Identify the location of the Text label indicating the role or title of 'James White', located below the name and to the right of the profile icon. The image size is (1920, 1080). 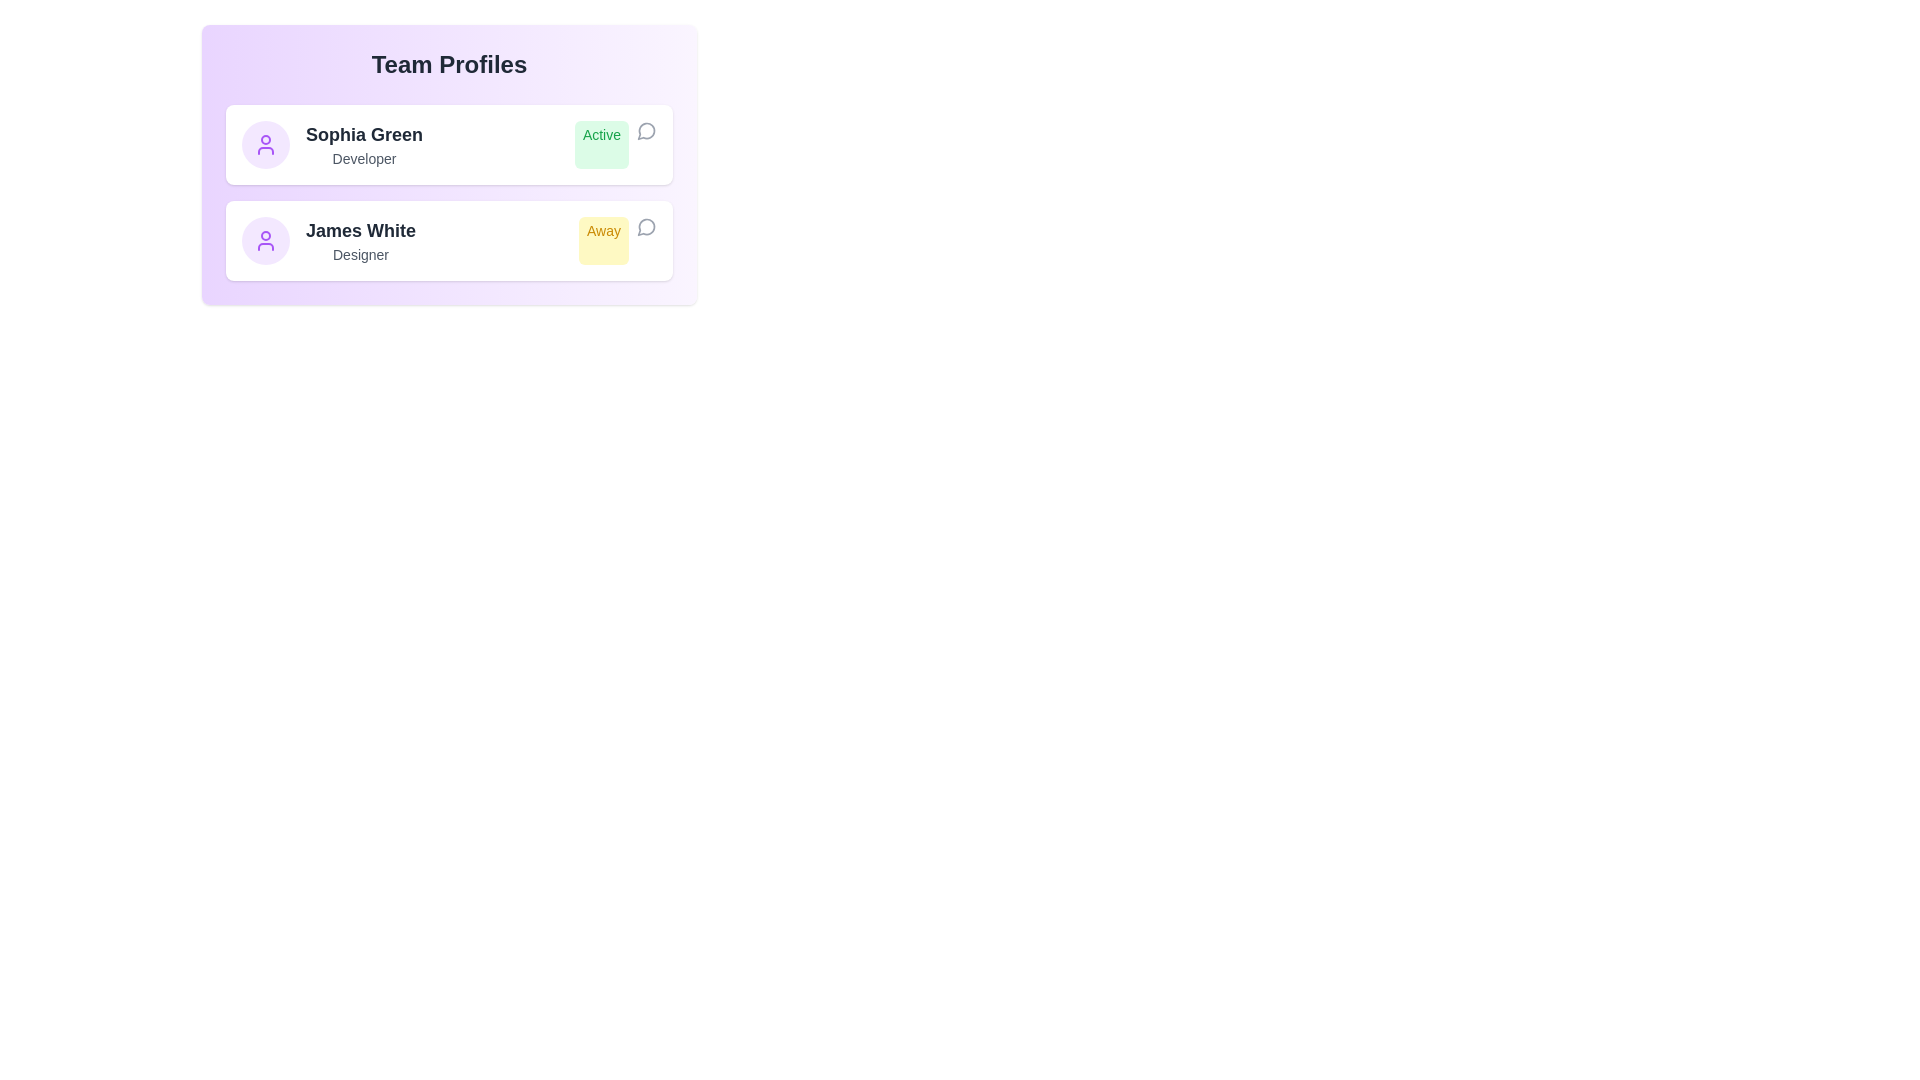
(360, 253).